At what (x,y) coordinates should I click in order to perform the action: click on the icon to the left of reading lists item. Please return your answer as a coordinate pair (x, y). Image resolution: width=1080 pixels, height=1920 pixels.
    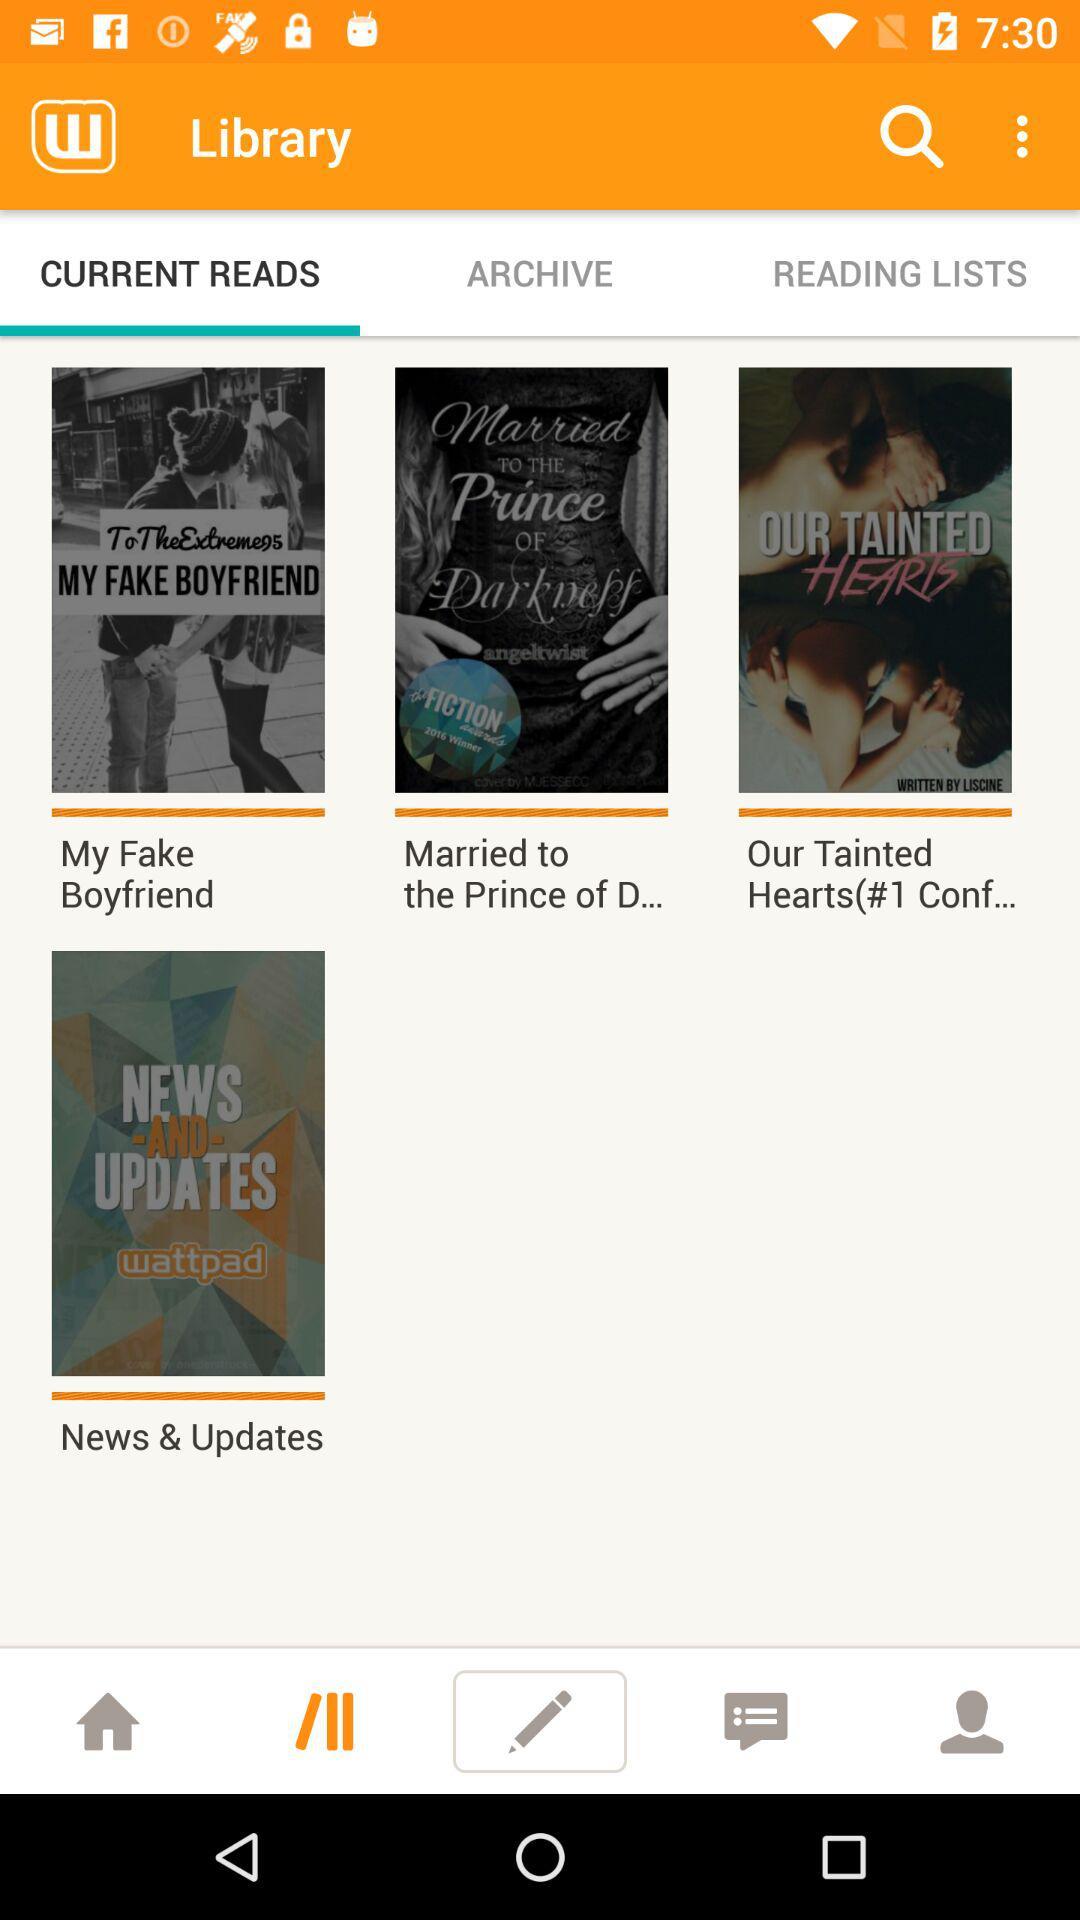
    Looking at the image, I should click on (540, 272).